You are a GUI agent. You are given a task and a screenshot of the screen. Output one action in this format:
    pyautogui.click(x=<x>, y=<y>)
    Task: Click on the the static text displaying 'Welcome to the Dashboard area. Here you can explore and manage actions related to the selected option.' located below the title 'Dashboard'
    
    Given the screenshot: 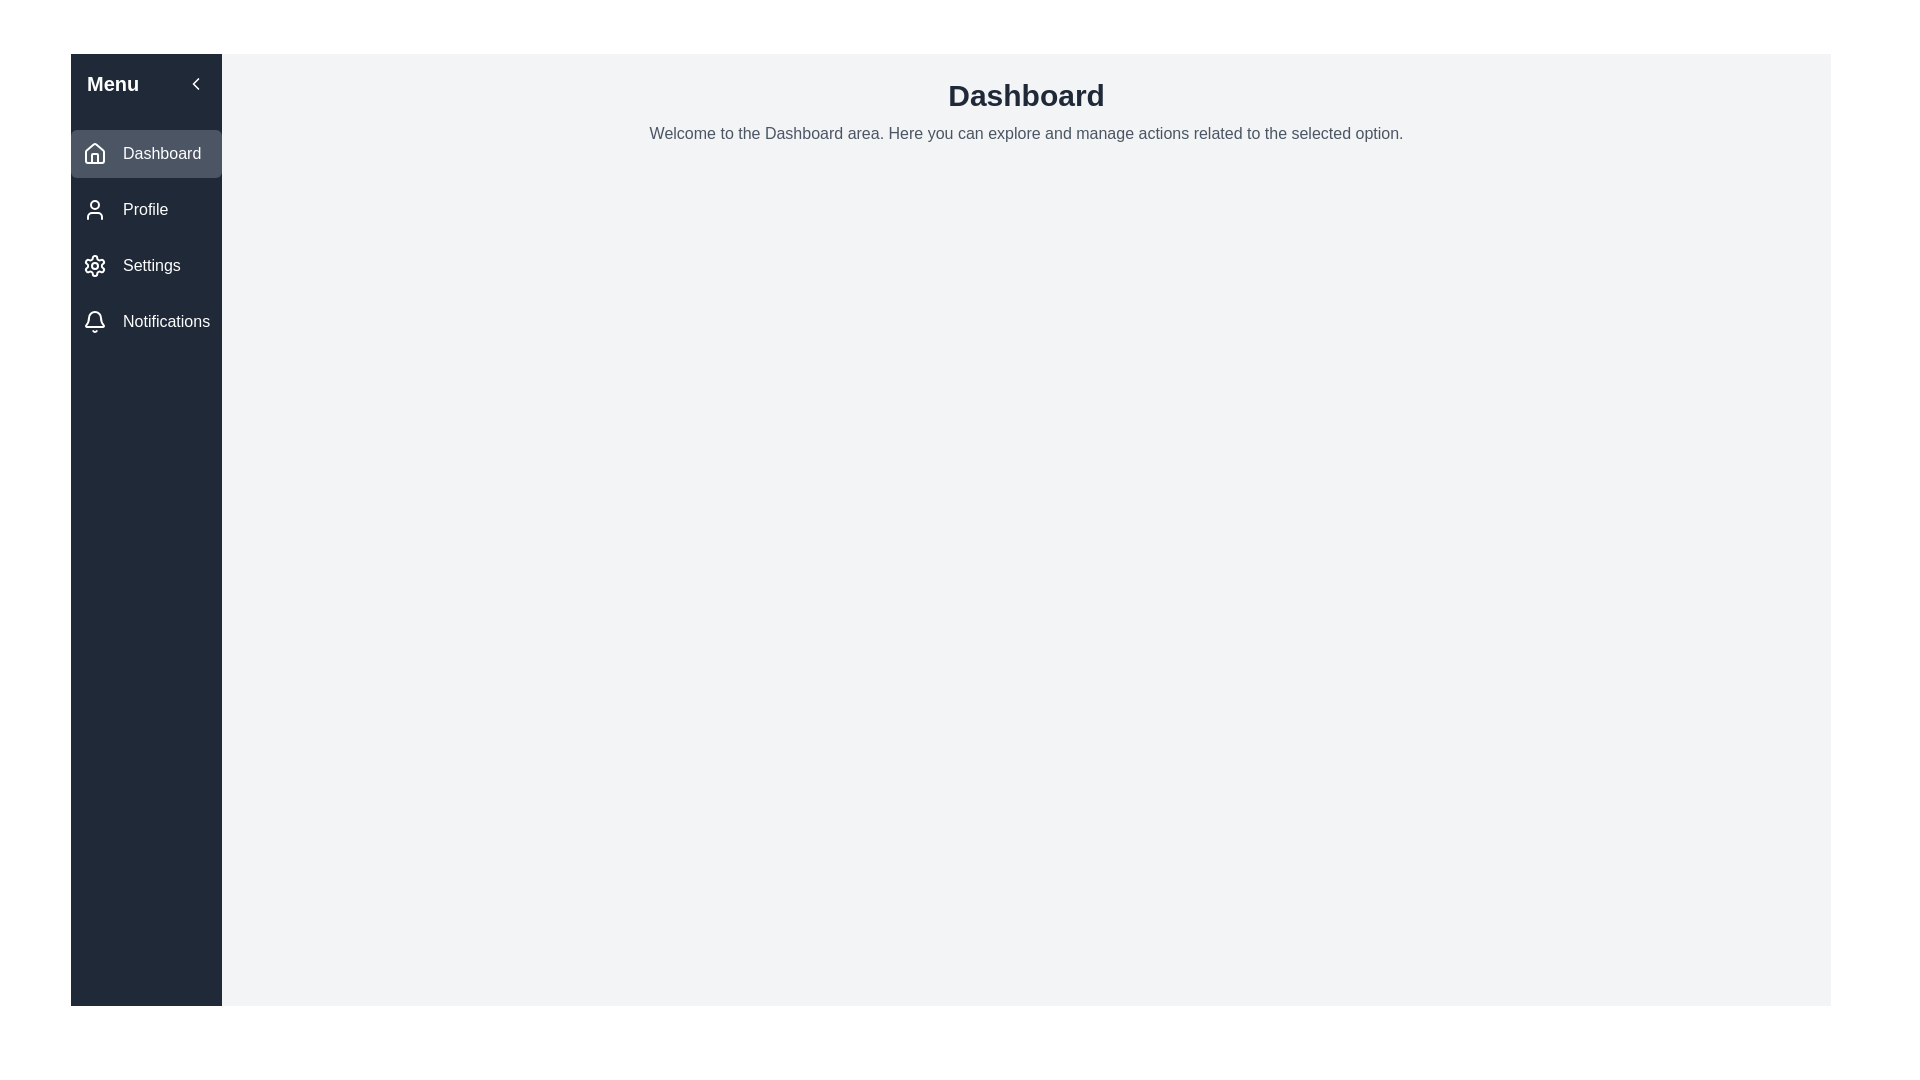 What is the action you would take?
    pyautogui.click(x=1026, y=134)
    